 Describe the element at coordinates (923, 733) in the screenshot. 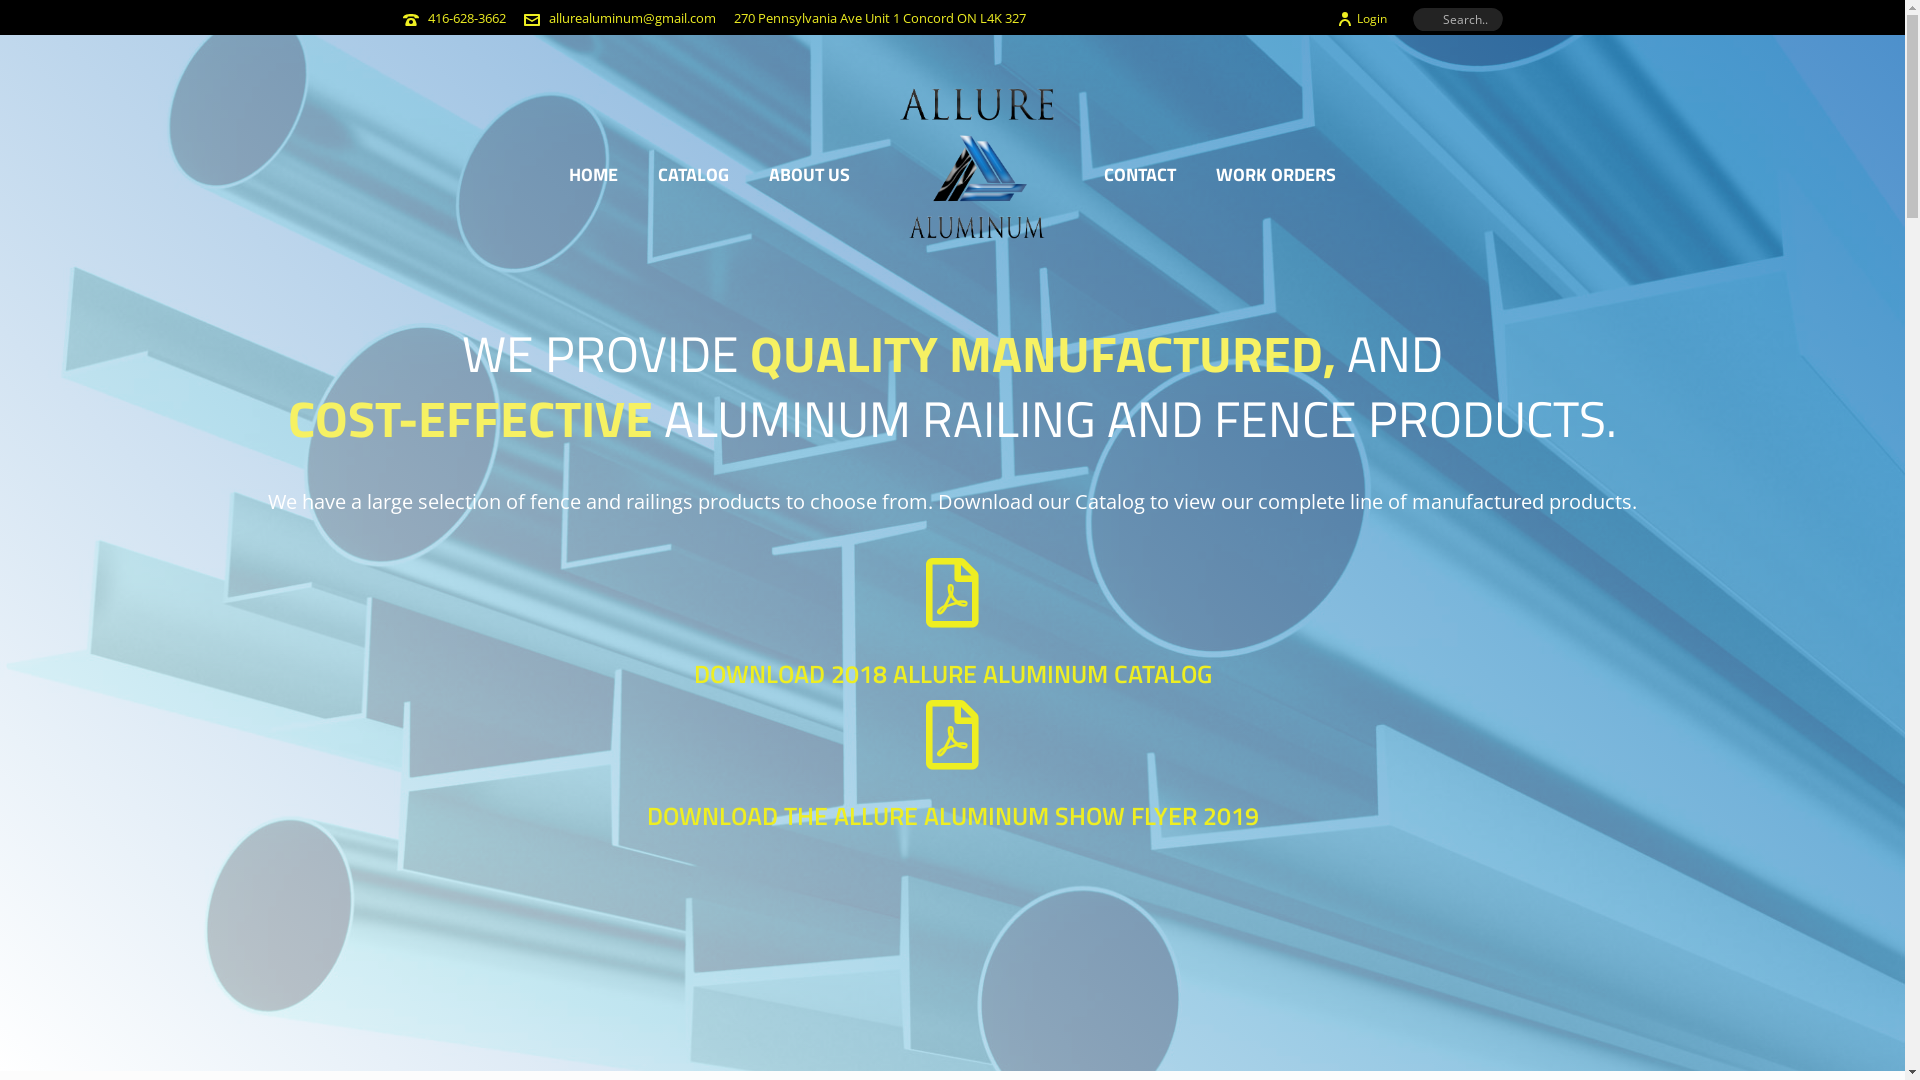

I see `'Allure Aluminum 2019 Flyer'` at that location.